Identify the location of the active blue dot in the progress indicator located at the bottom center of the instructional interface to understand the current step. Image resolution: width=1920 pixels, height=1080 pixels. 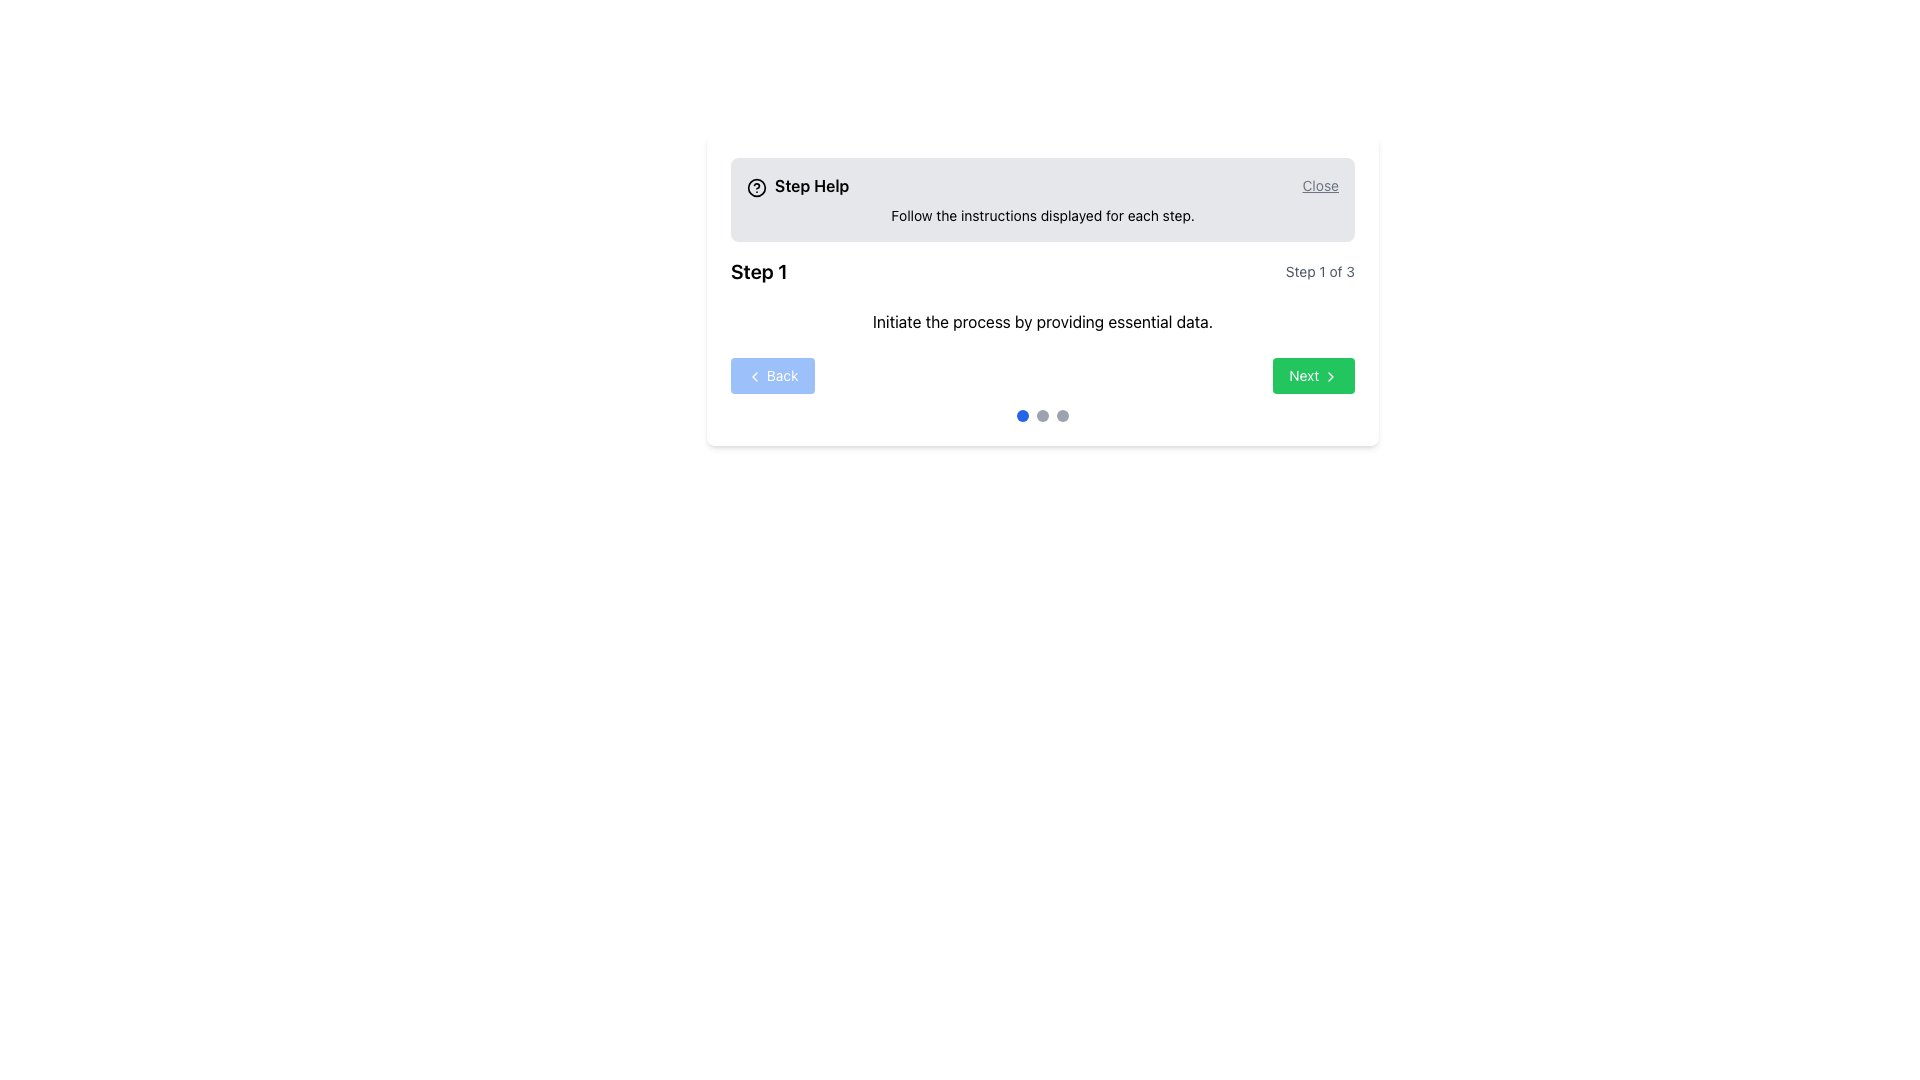
(1041, 415).